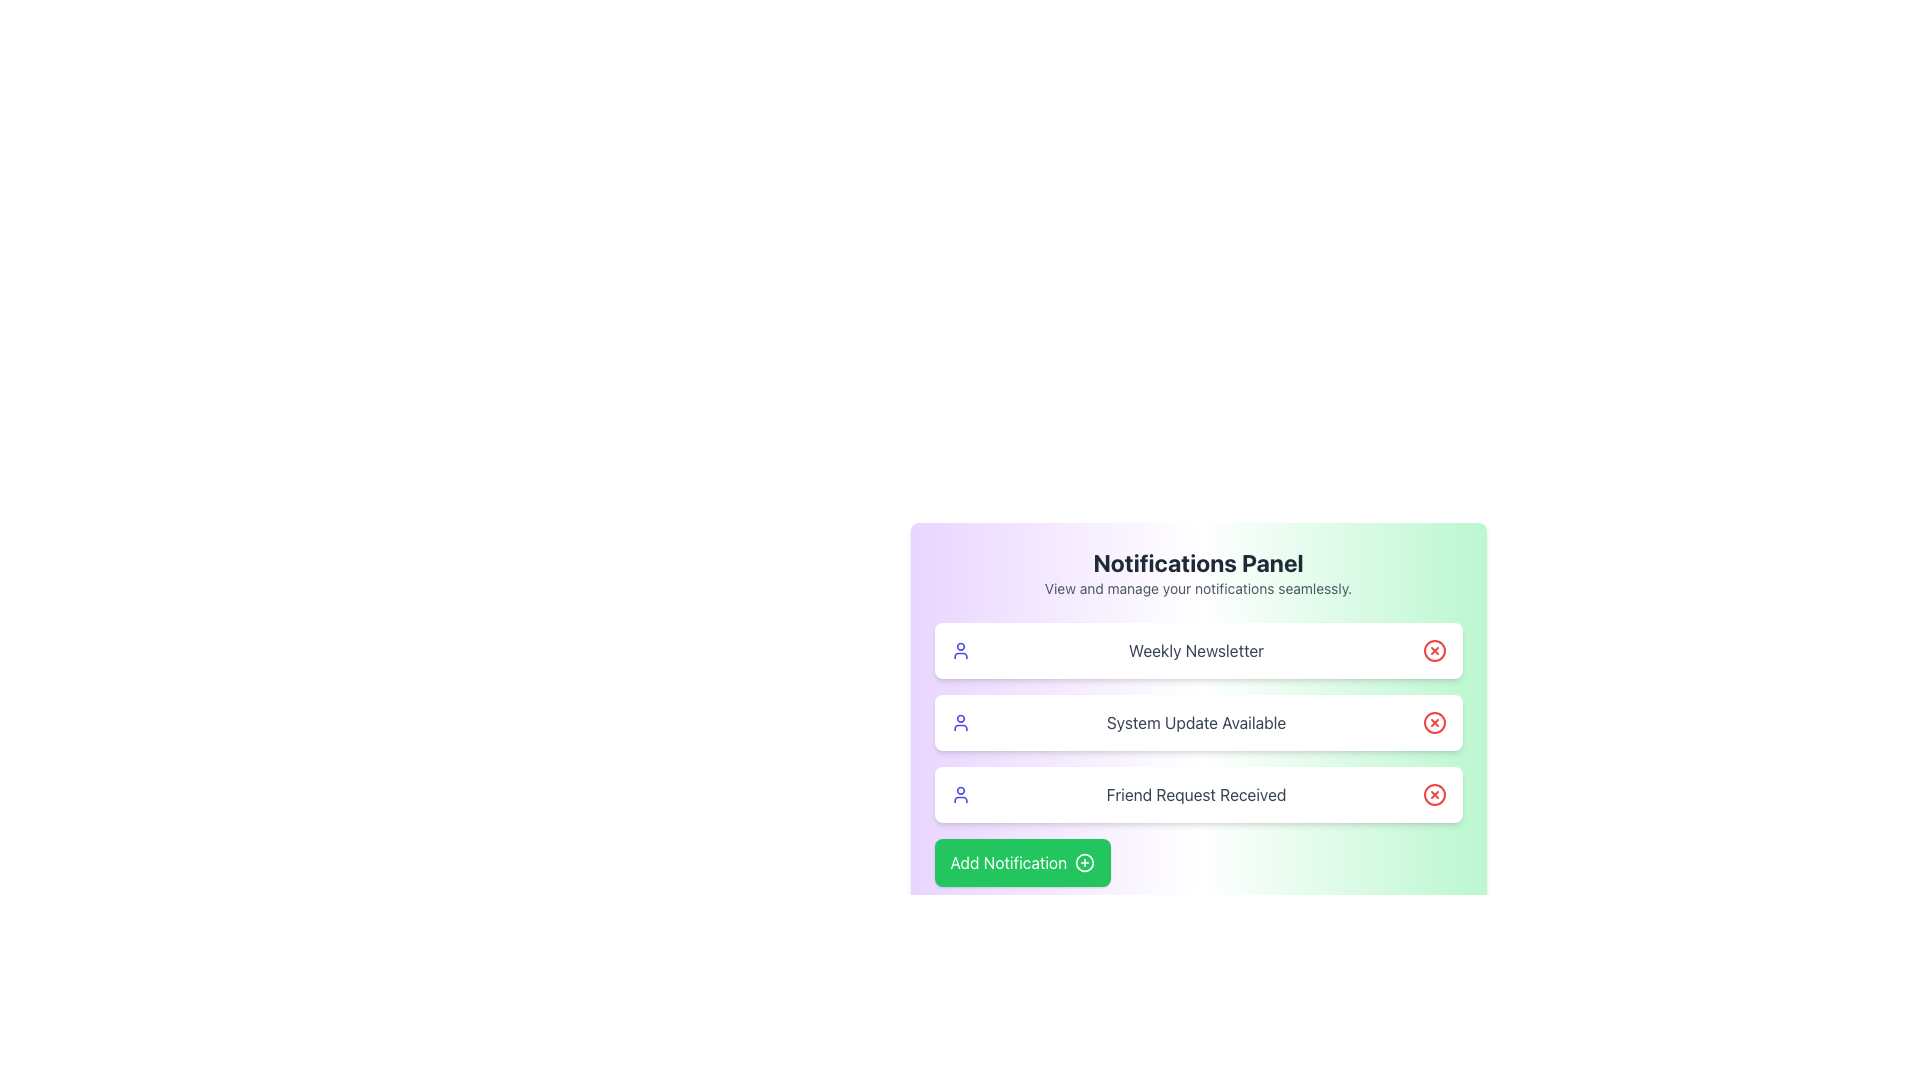 This screenshot has height=1080, width=1920. Describe the element at coordinates (1198, 573) in the screenshot. I see `the 'Notifications Panel' text block, which features a bold title and a gradient background, located at the top of the section` at that location.